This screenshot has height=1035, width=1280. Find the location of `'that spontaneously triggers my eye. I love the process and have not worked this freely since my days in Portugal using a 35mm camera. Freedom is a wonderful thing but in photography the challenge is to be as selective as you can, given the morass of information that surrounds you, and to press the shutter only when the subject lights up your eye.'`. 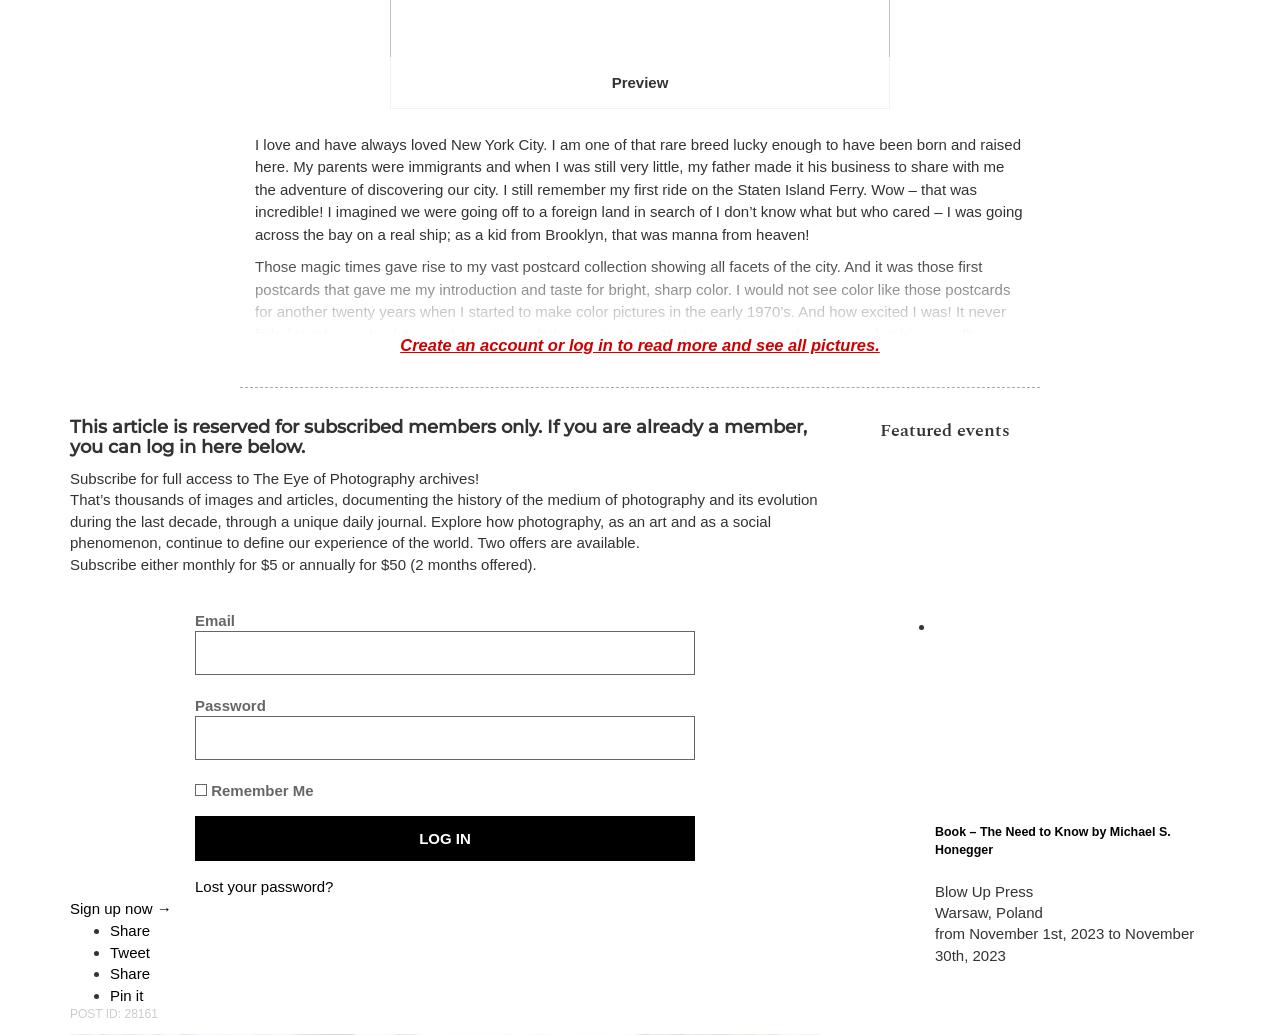

'that spontaneously triggers my eye. I love the process and have not worked this freely since my days in Portugal using a 35mm camera. Freedom is a wonderful thing but in photography the challenge is to be as selective as you can, given the morass of information that surrounds you, and to press the shutter only when the subject lights up your eye.' is located at coordinates (637, 544).